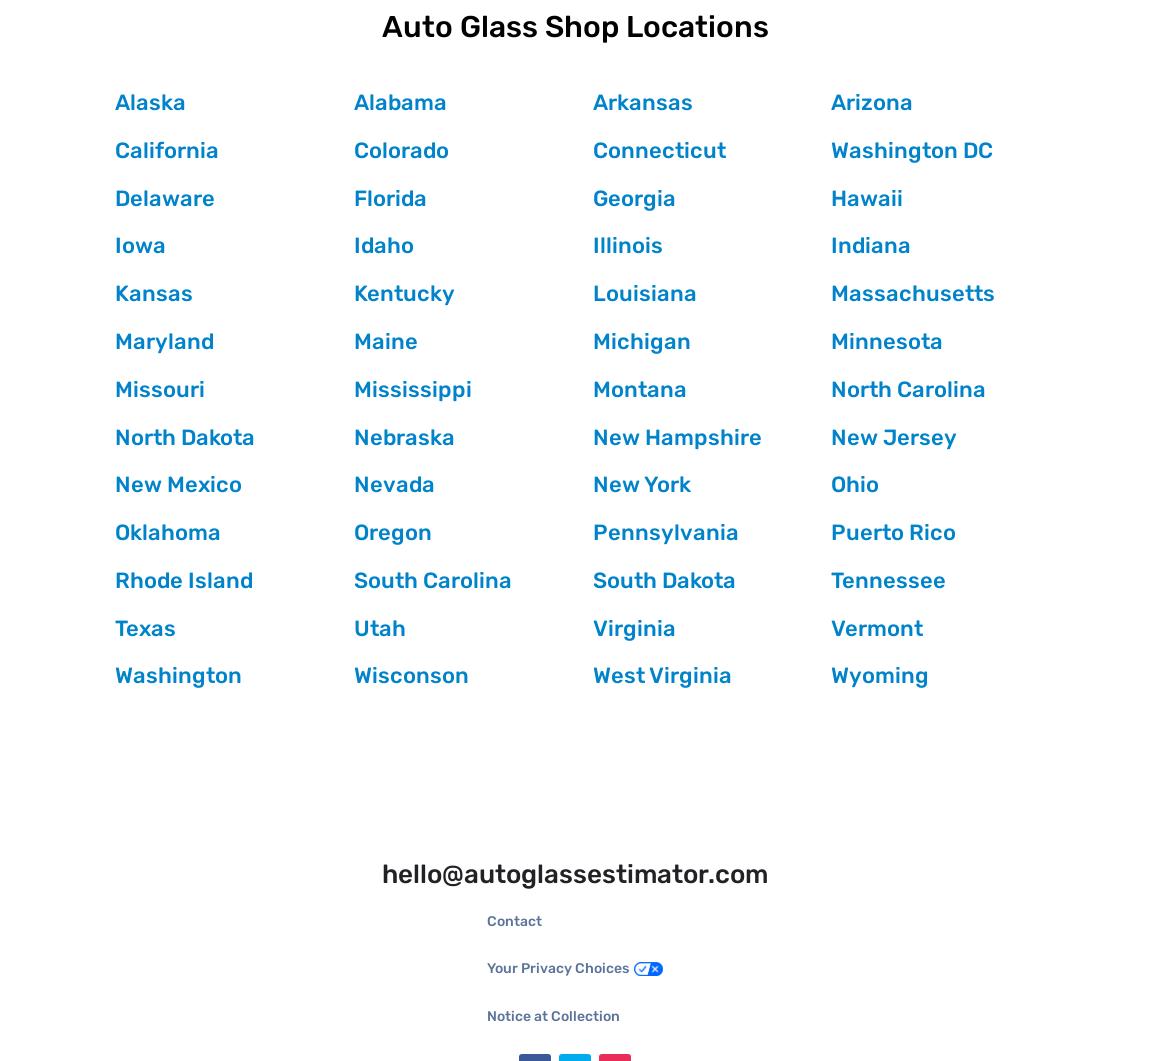 This screenshot has height=1061, width=1150. Describe the element at coordinates (662, 578) in the screenshot. I see `'South Dakota'` at that location.